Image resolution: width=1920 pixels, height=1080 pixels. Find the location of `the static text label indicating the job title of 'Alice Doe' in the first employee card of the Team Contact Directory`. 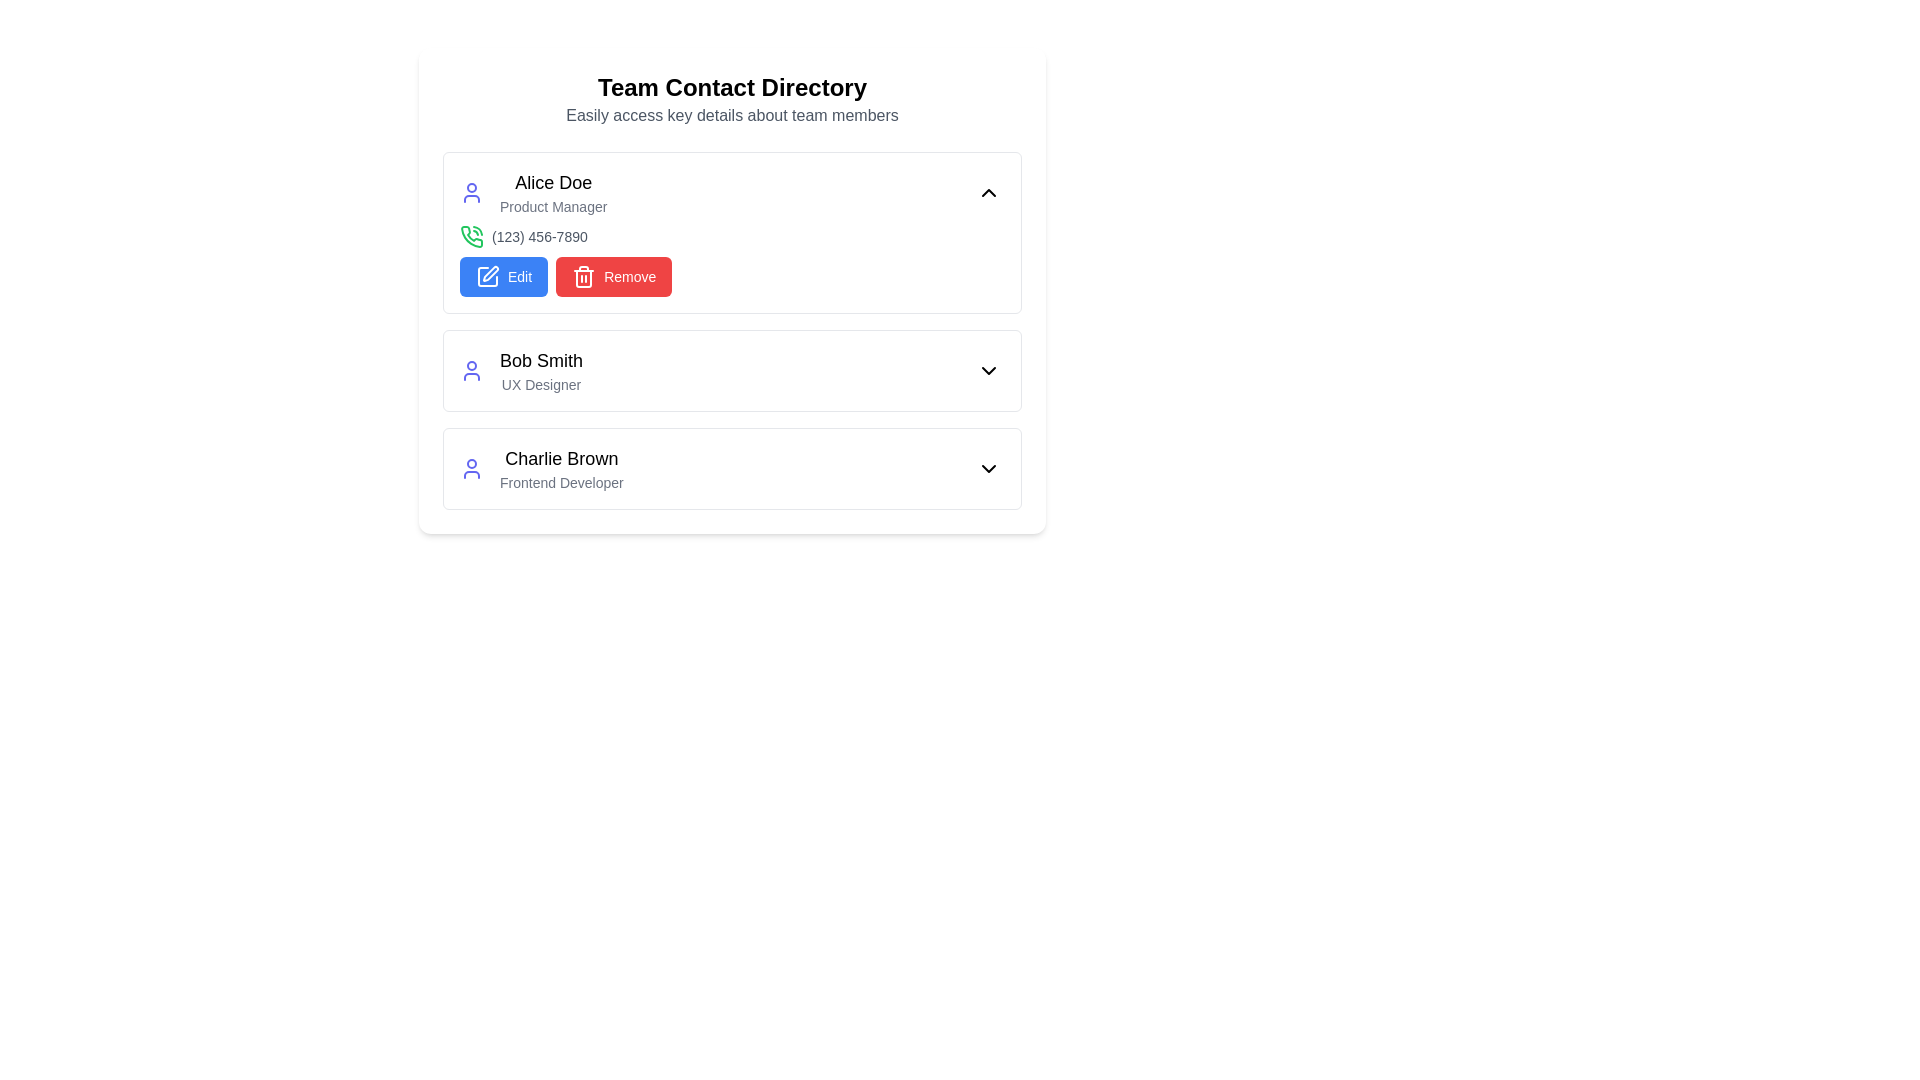

the static text label indicating the job title of 'Alice Doe' in the first employee card of the Team Contact Directory is located at coordinates (553, 207).